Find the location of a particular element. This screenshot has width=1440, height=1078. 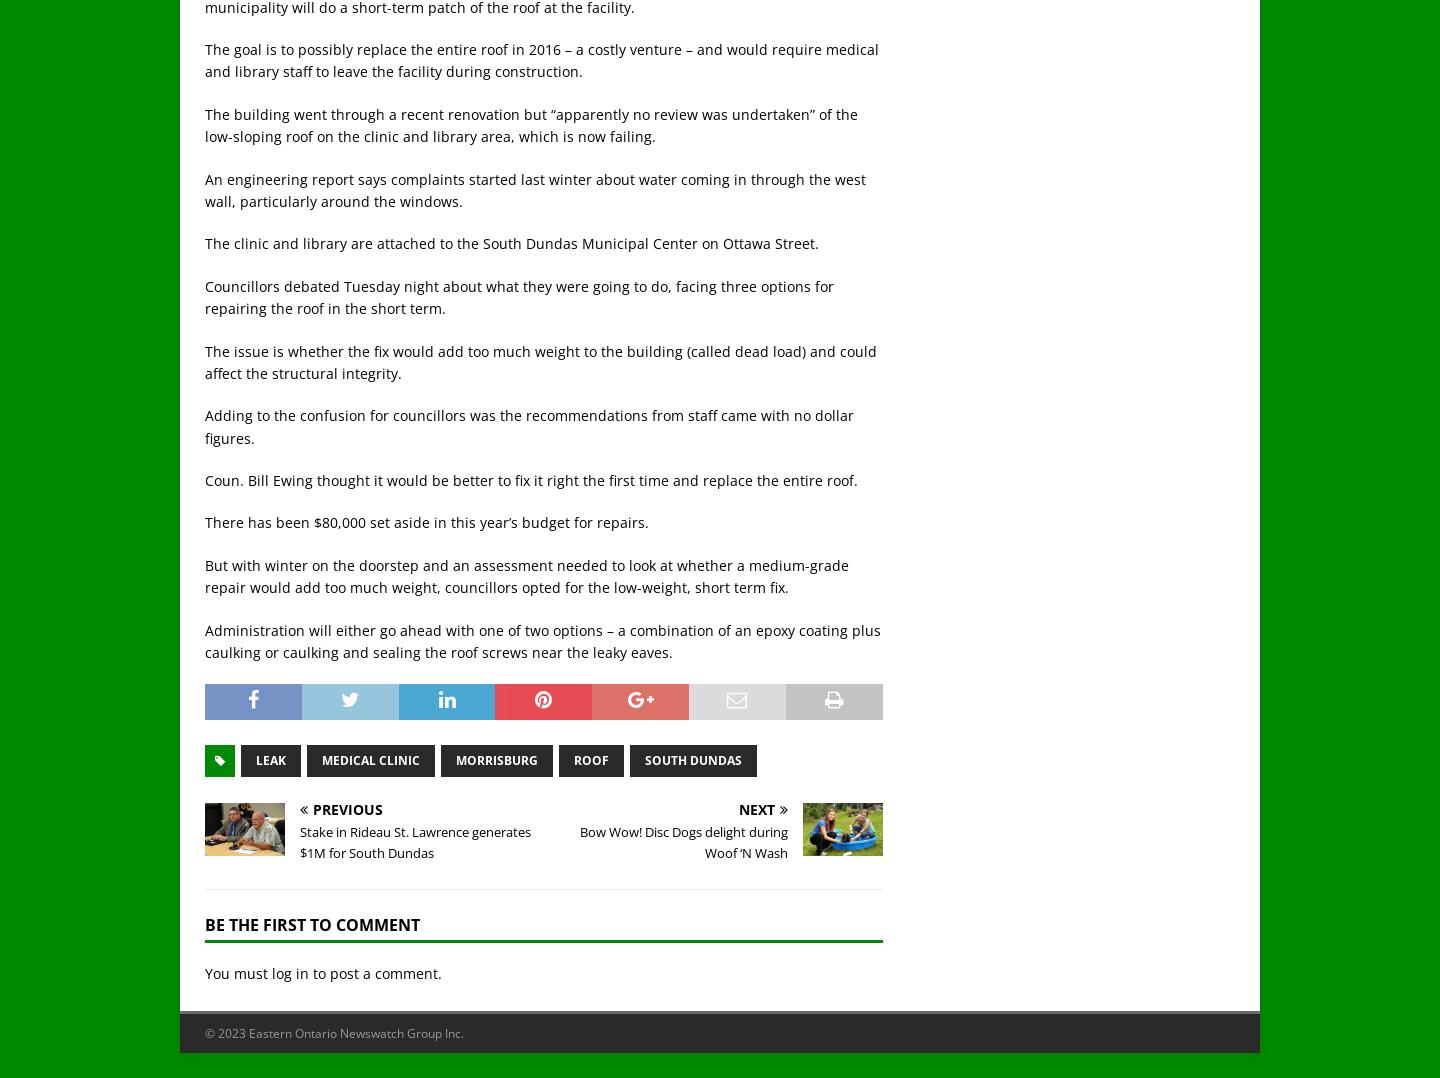

'Next' is located at coordinates (756, 808).